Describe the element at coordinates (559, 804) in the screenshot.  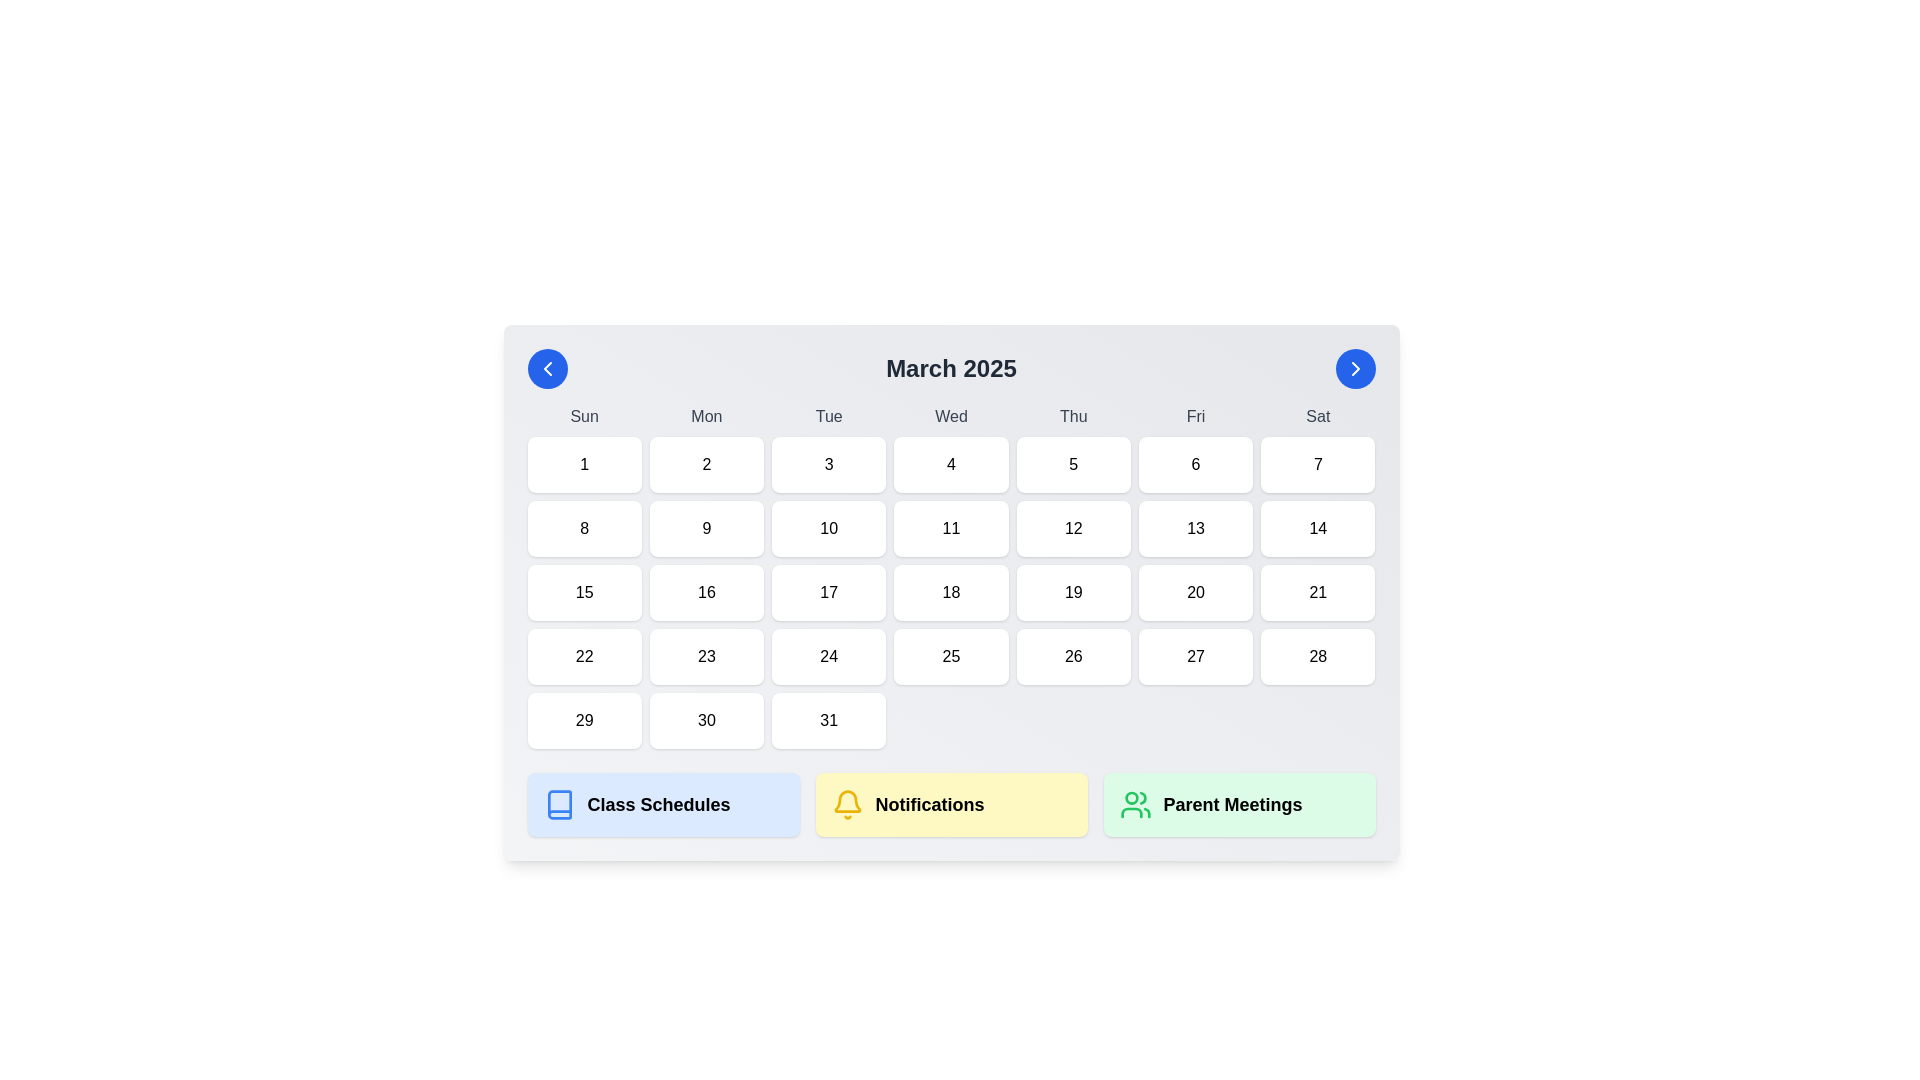
I see `open book icon, which is blue and located in the blue box labeled 'Class Schedules' at the bottom left of the interface` at that location.